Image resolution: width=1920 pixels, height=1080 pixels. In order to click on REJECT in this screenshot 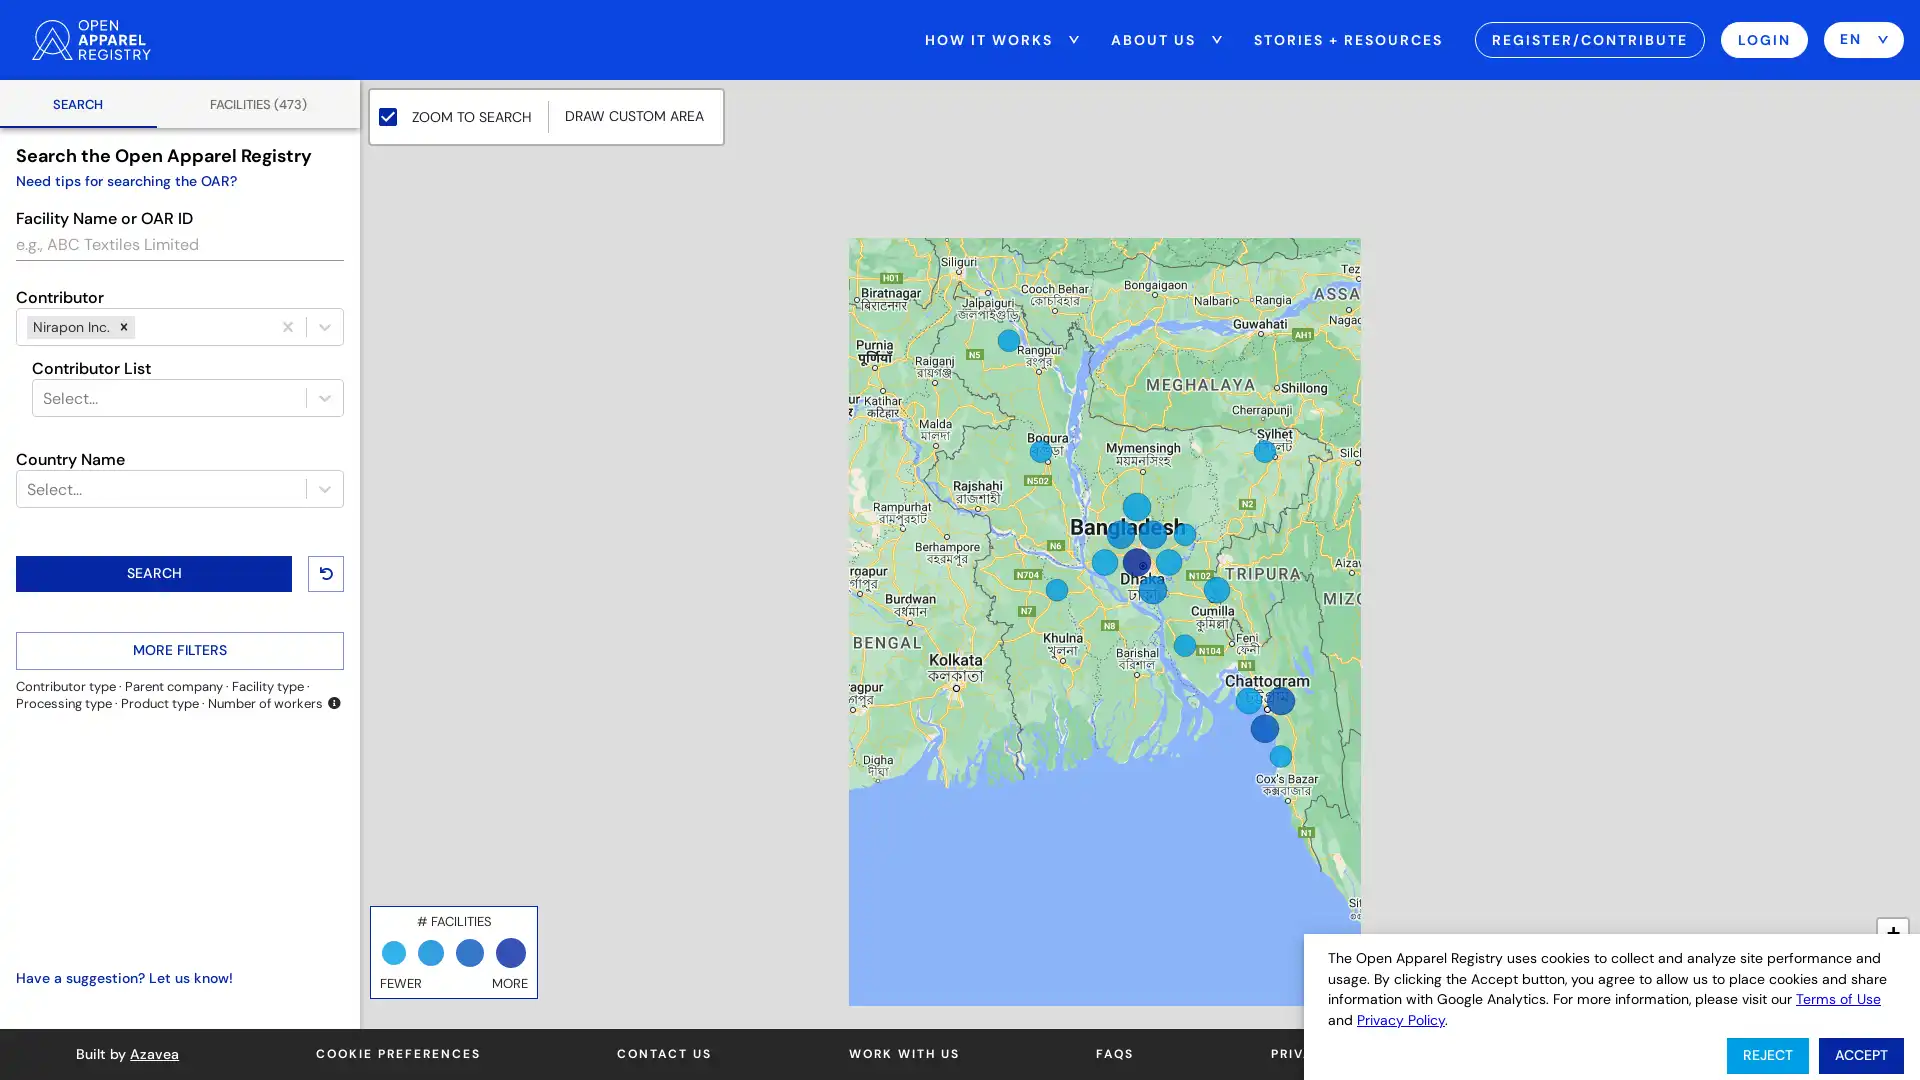, I will do `click(1767, 1055)`.